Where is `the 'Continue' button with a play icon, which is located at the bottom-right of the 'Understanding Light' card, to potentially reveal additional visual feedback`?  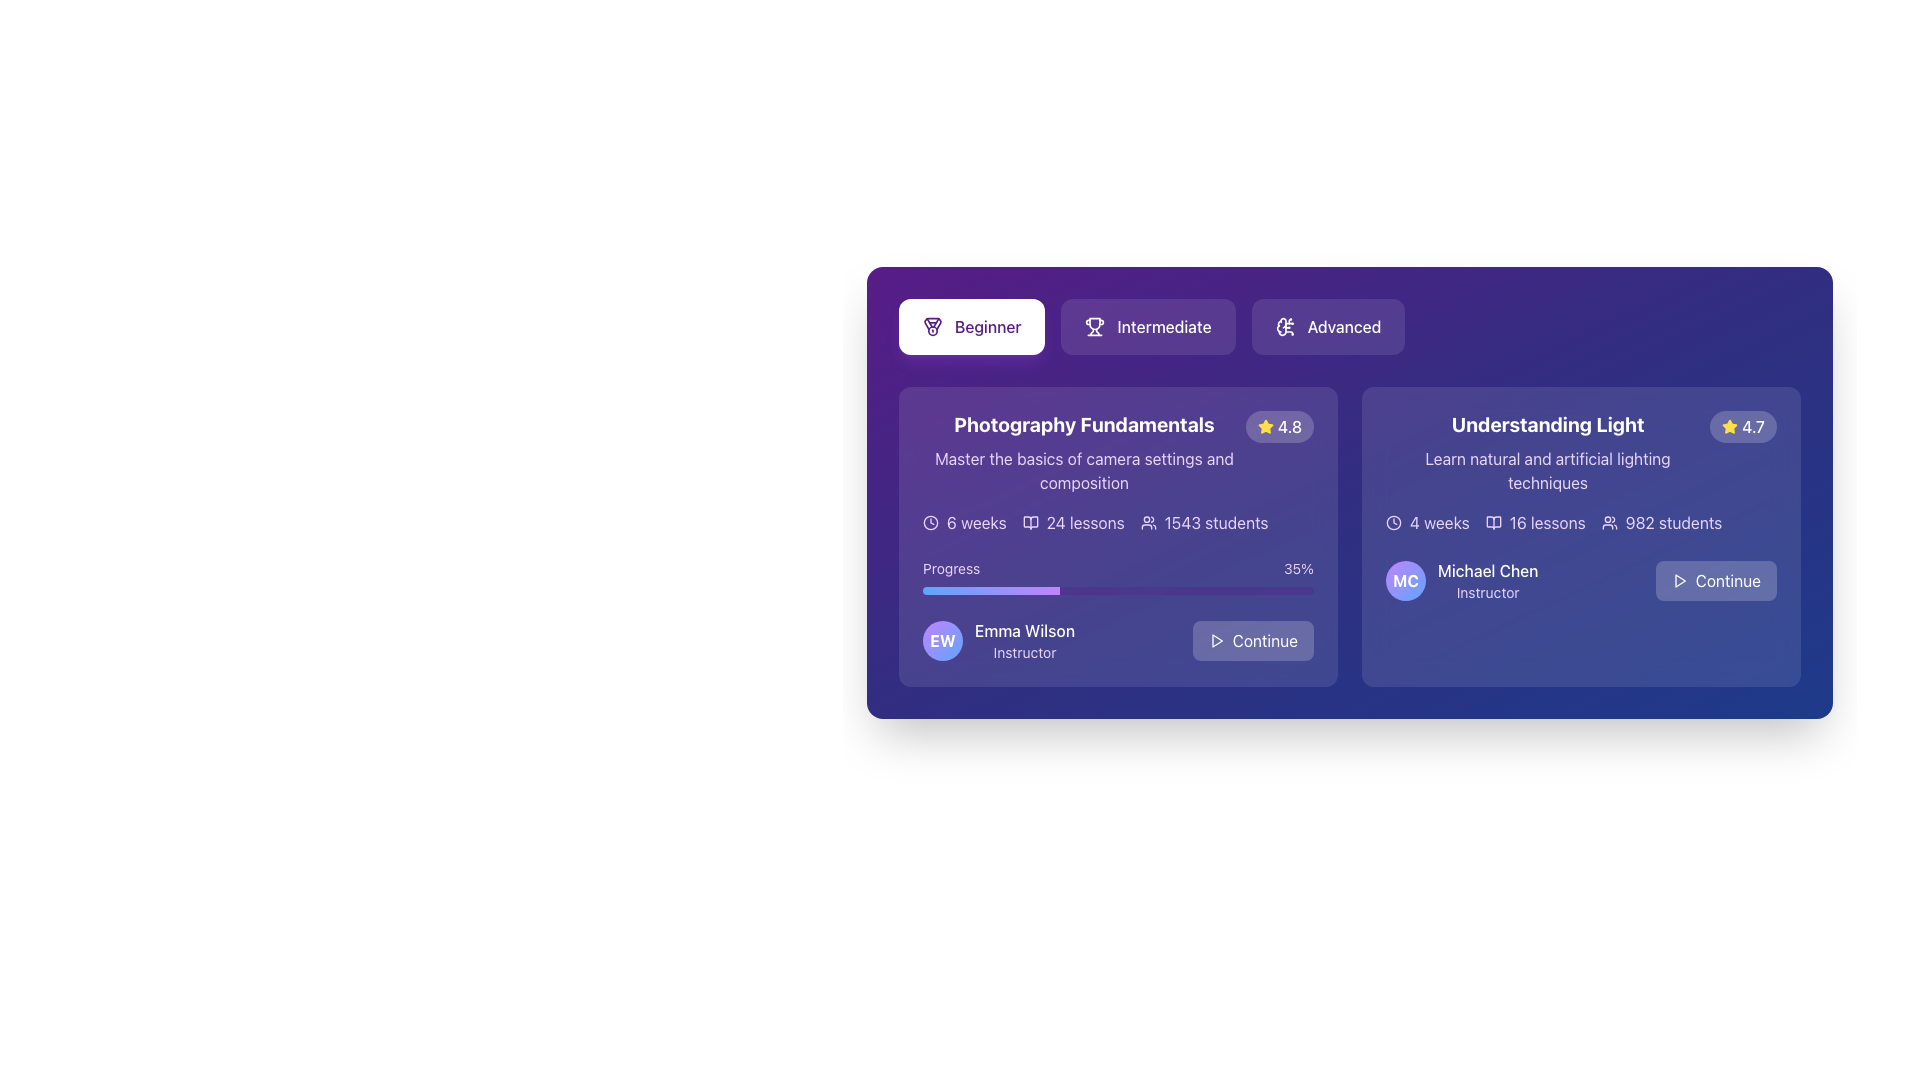
the 'Continue' button with a play icon, which is located at the bottom-right of the 'Understanding Light' card, to potentially reveal additional visual feedback is located at coordinates (1715, 581).